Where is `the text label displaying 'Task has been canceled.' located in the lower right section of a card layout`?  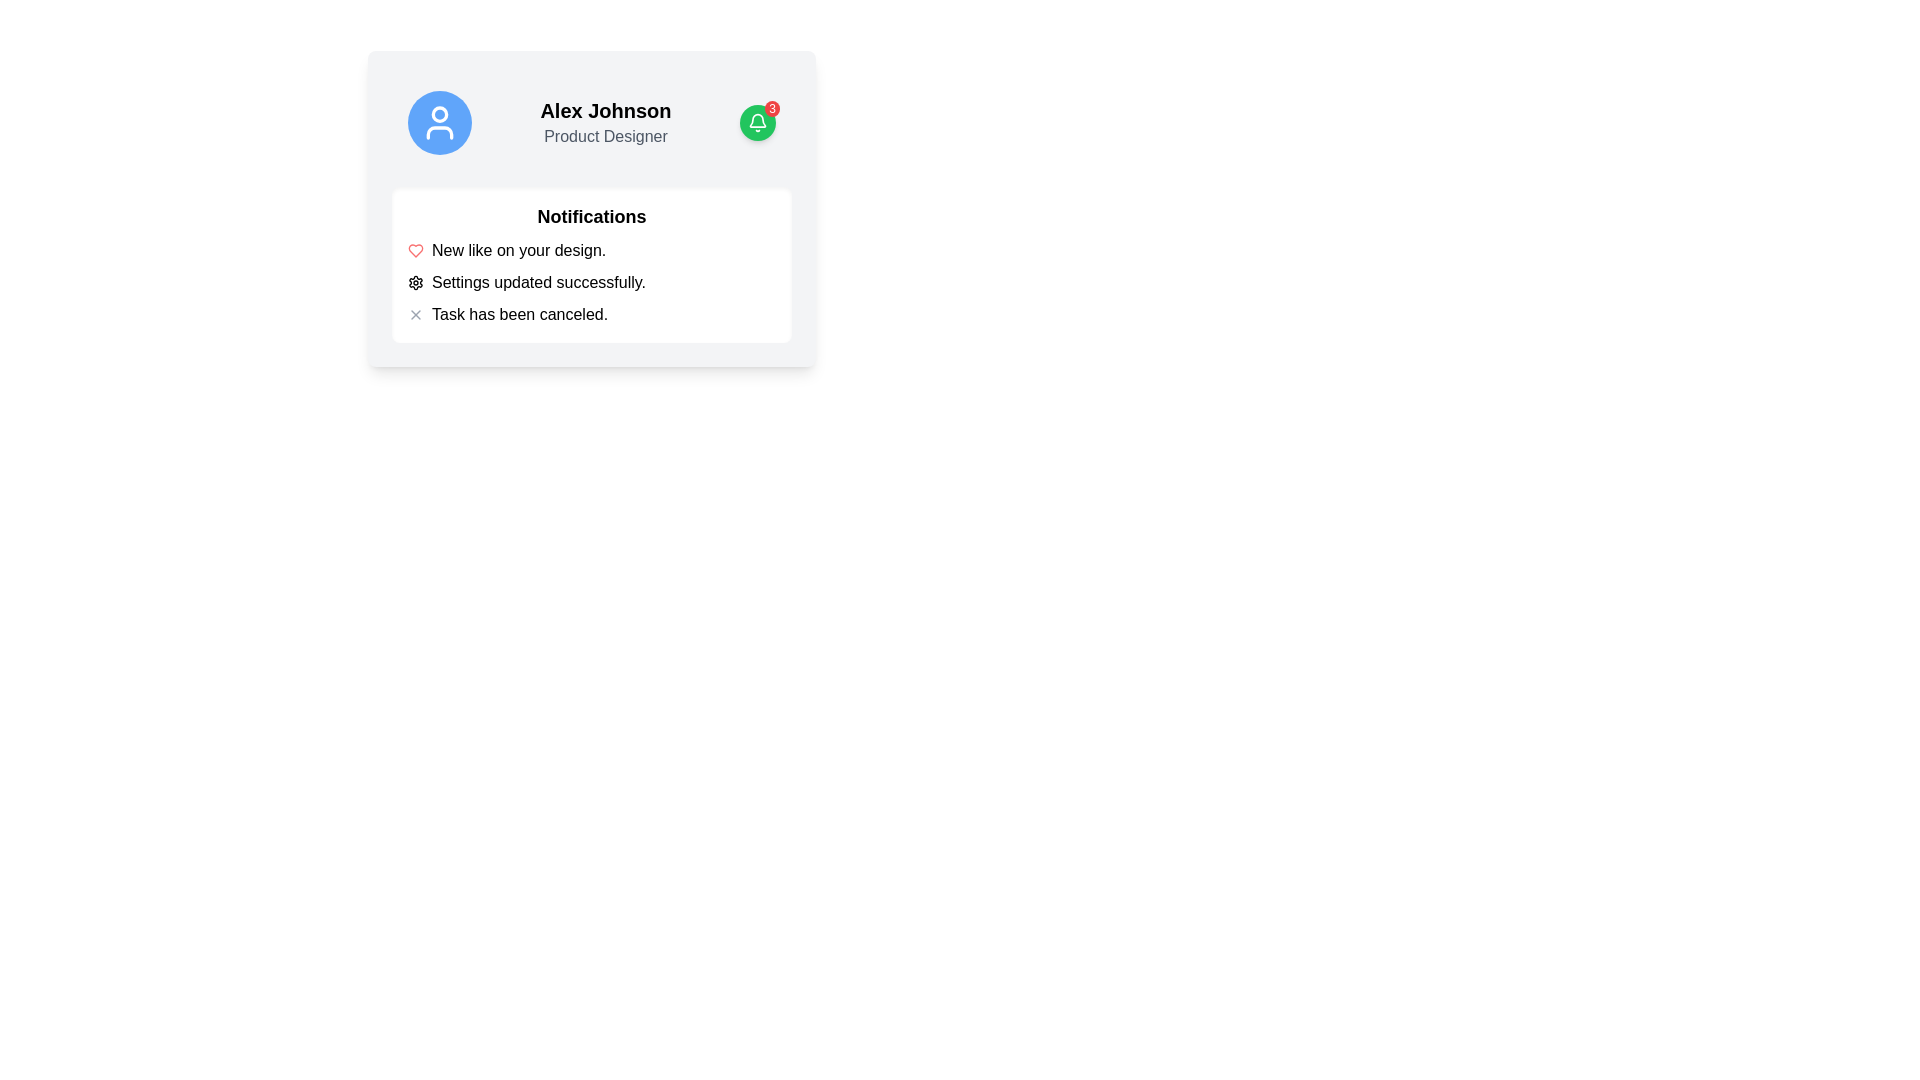
the text label displaying 'Task has been canceled.' located in the lower right section of a card layout is located at coordinates (520, 315).